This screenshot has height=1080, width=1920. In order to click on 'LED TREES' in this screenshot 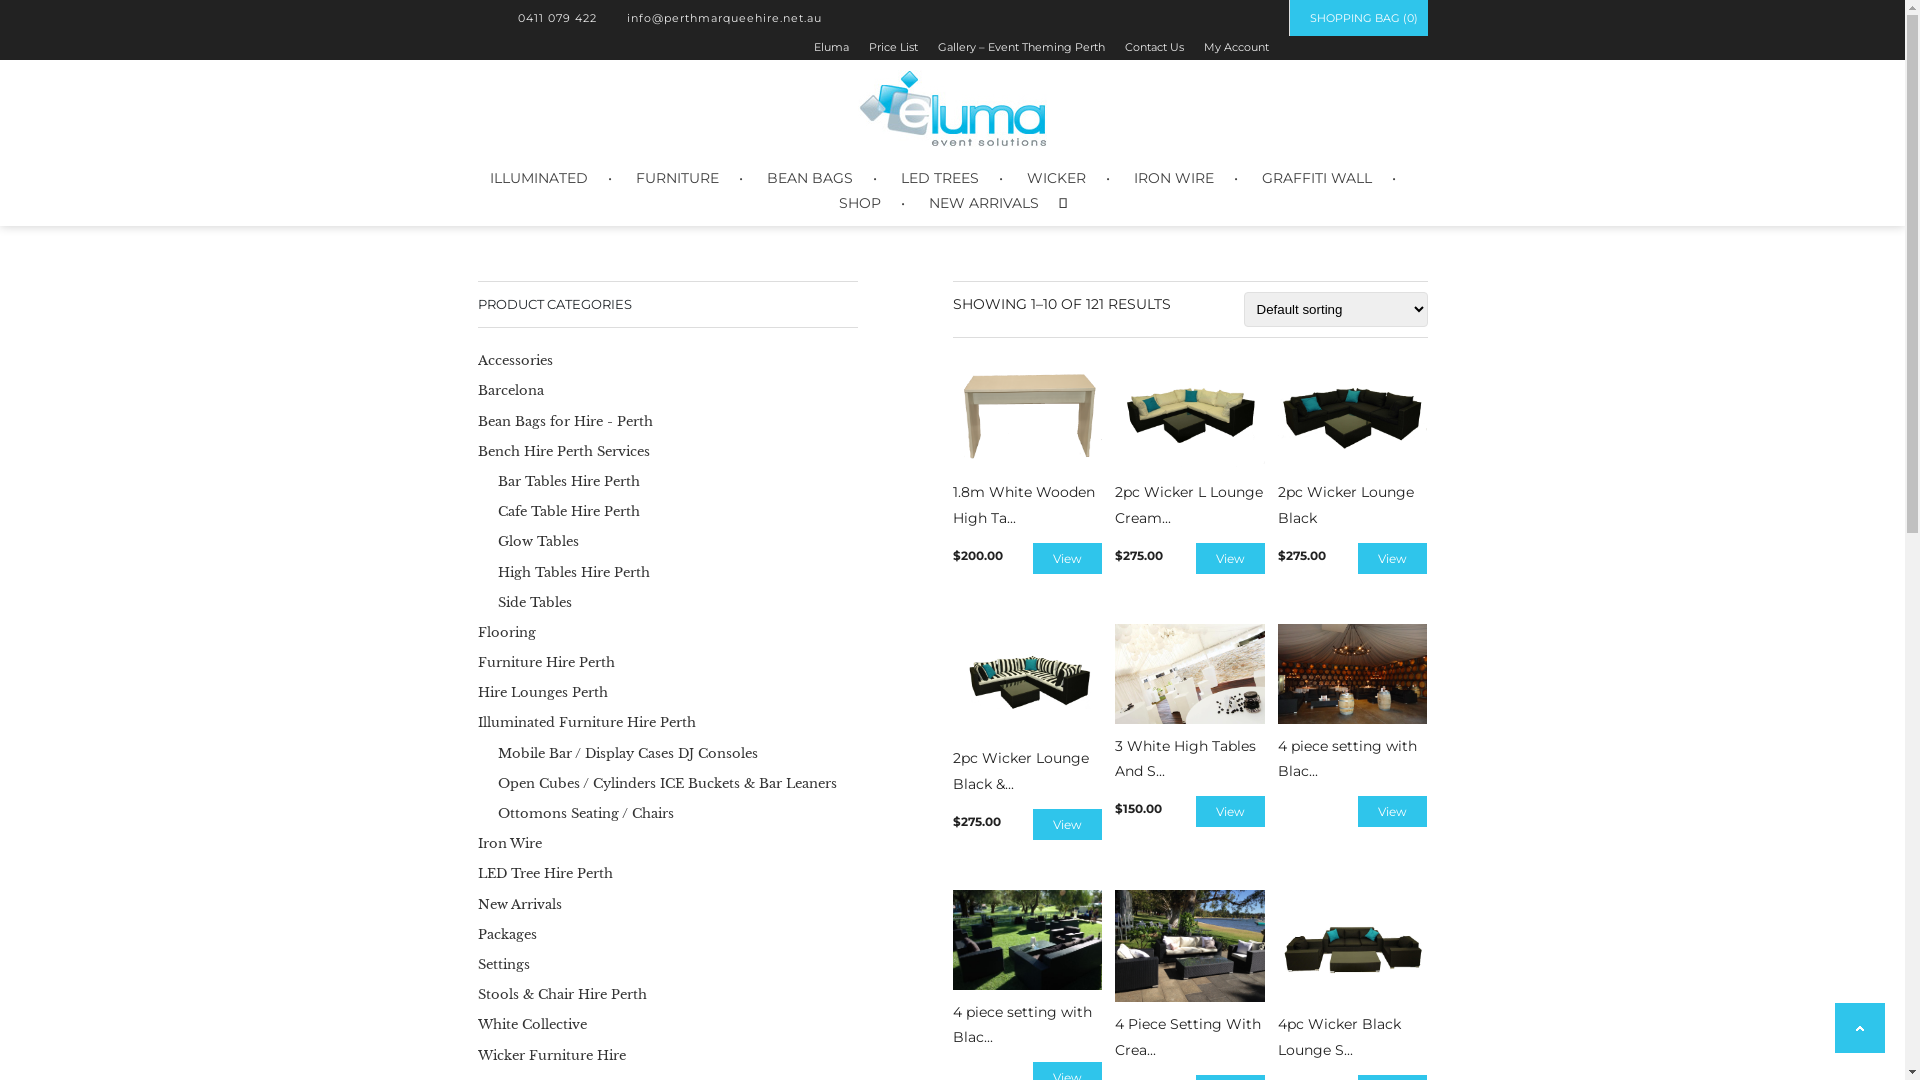, I will do `click(938, 177)`.